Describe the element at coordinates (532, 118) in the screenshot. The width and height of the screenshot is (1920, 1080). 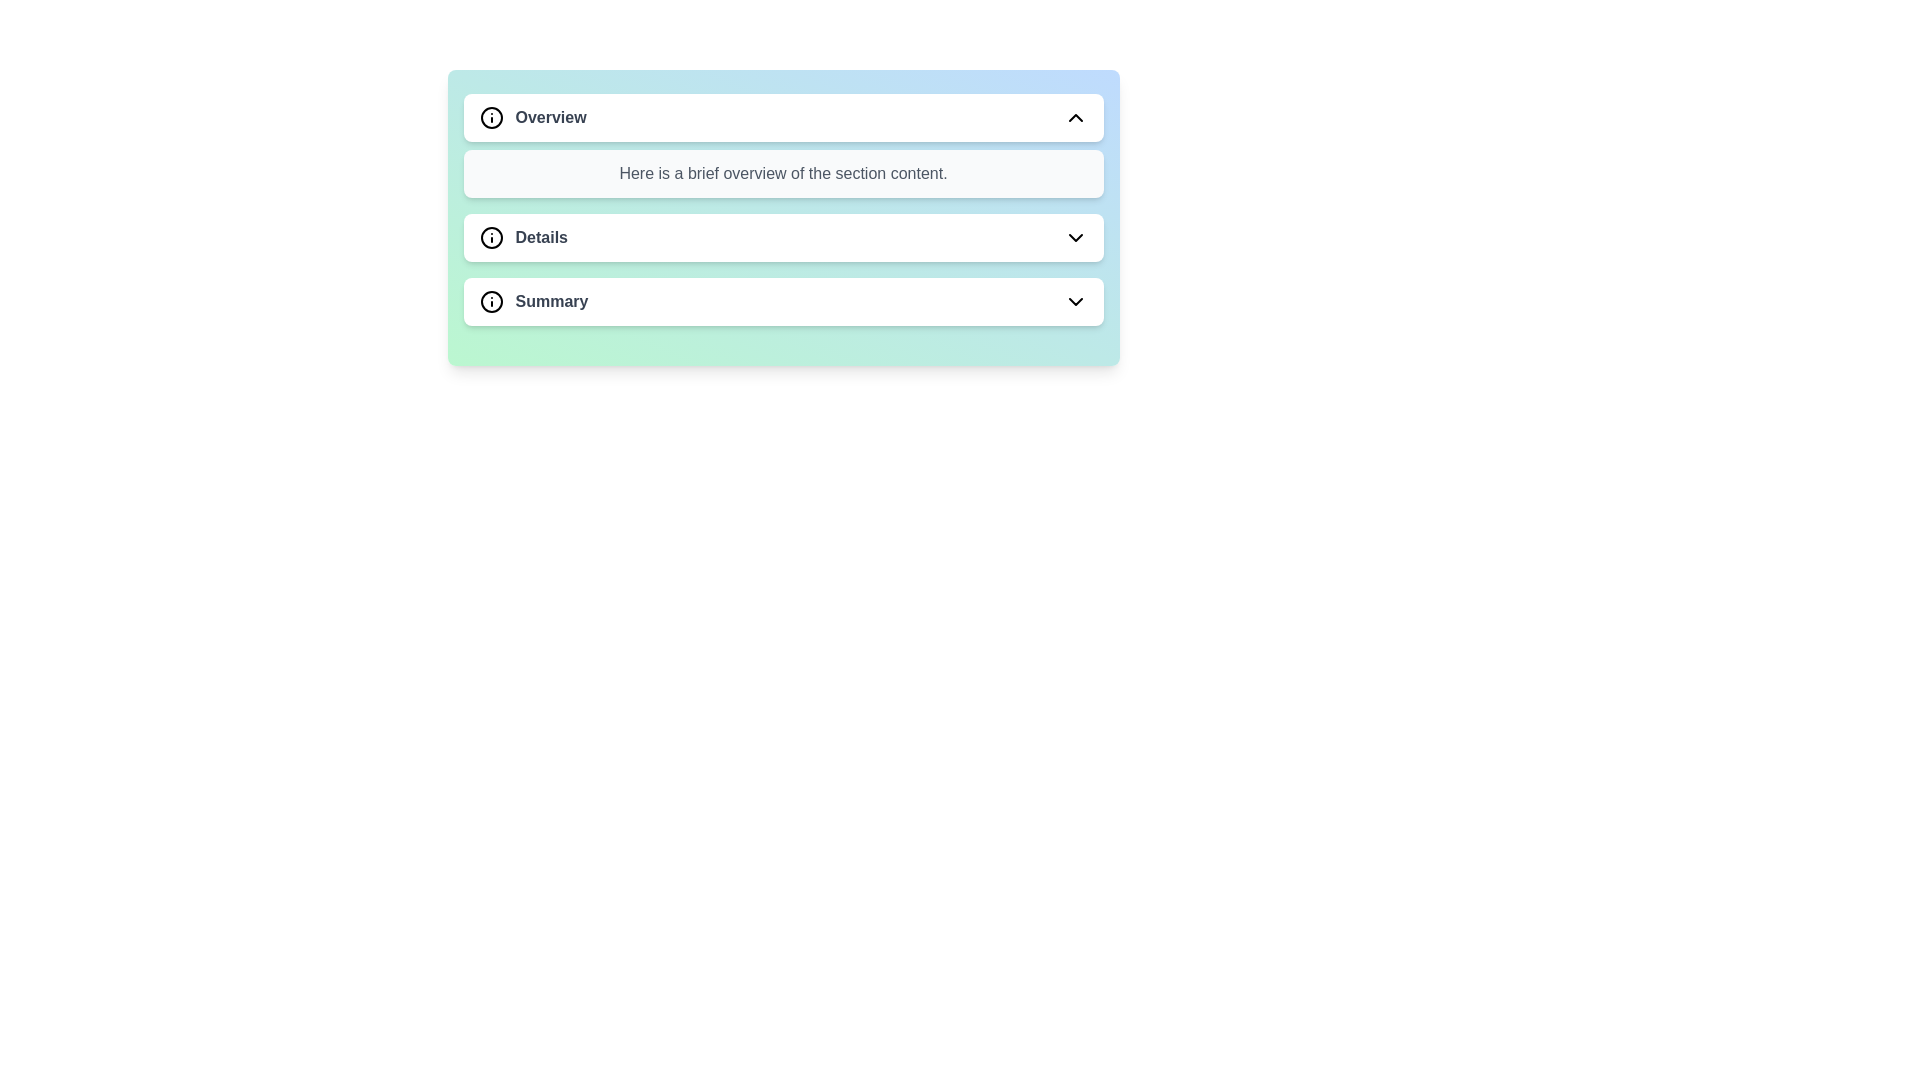
I see `the 'Overview' Text Label with Icon, which is the first item in a vertically stacked list of sections, styled in bold gray font with an information icon next to it` at that location.